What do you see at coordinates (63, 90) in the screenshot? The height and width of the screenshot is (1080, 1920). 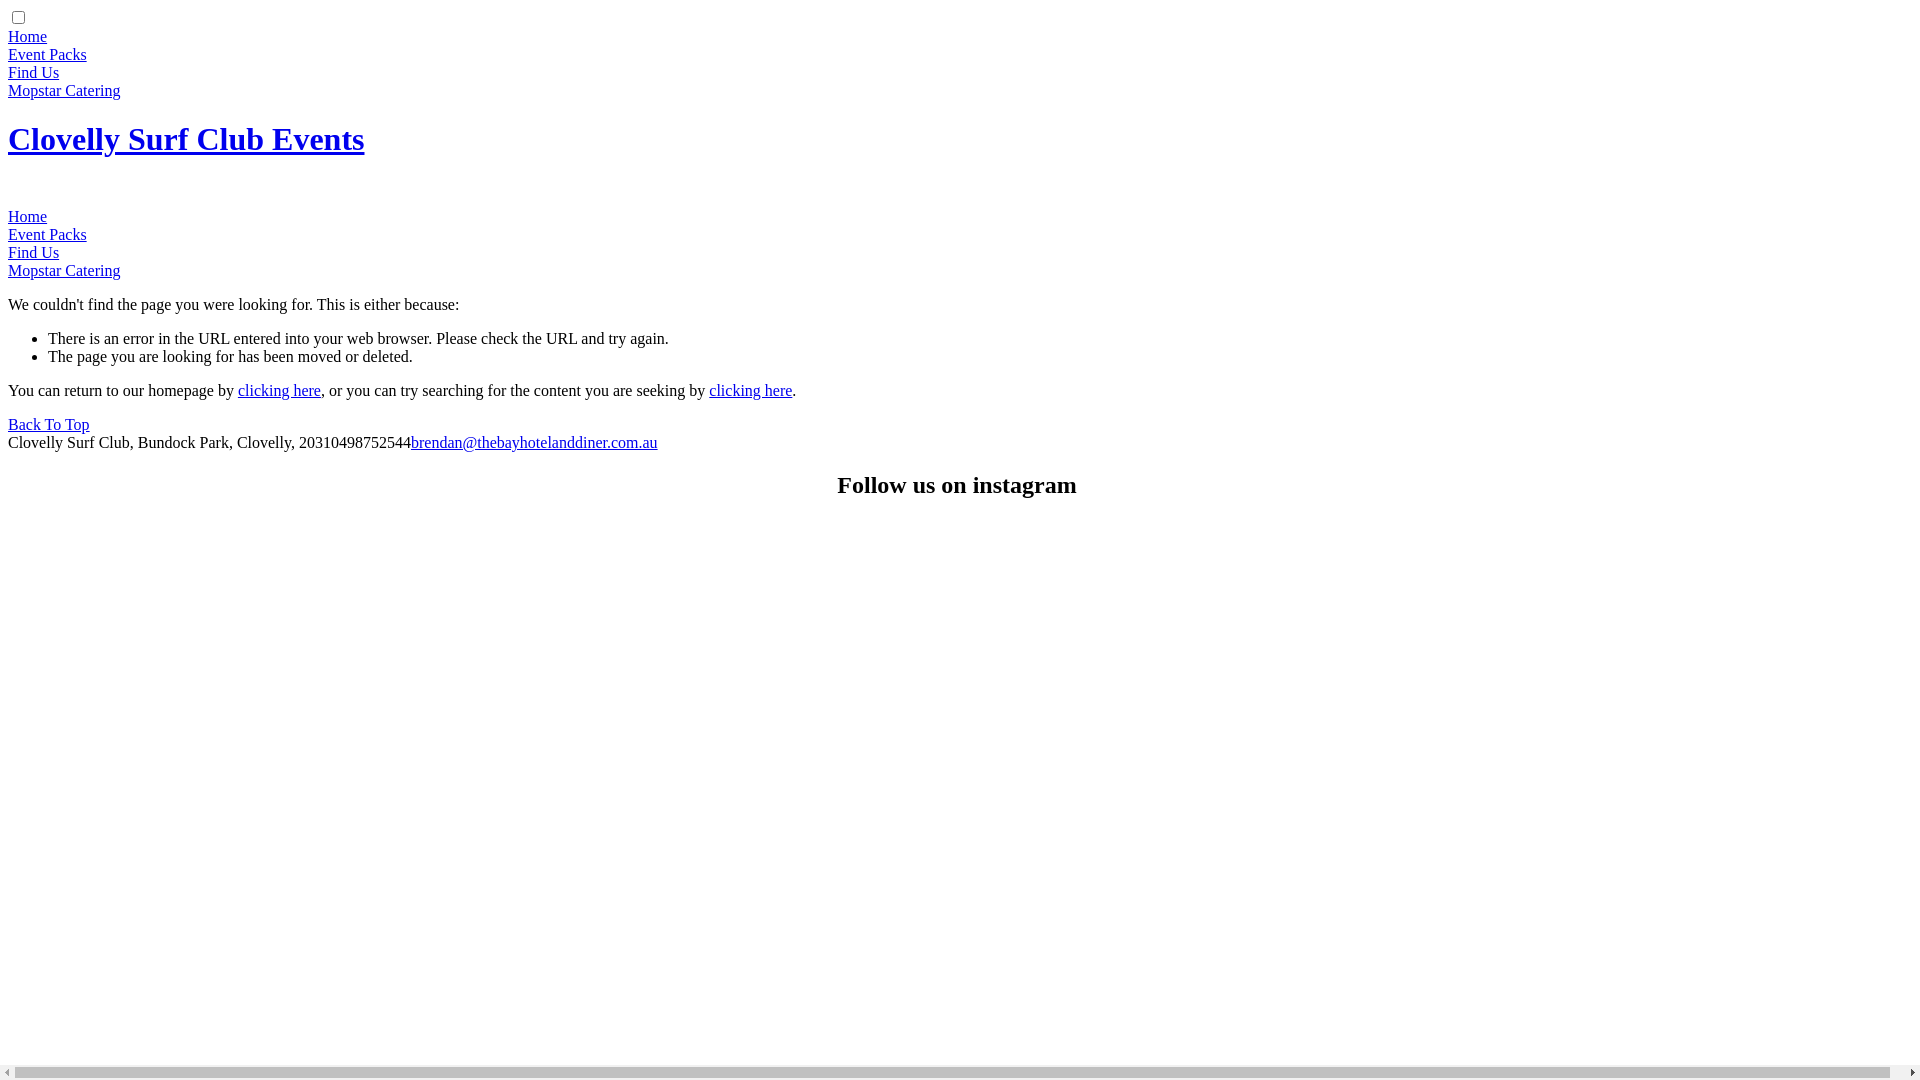 I see `'Mopstar Catering'` at bounding box center [63, 90].